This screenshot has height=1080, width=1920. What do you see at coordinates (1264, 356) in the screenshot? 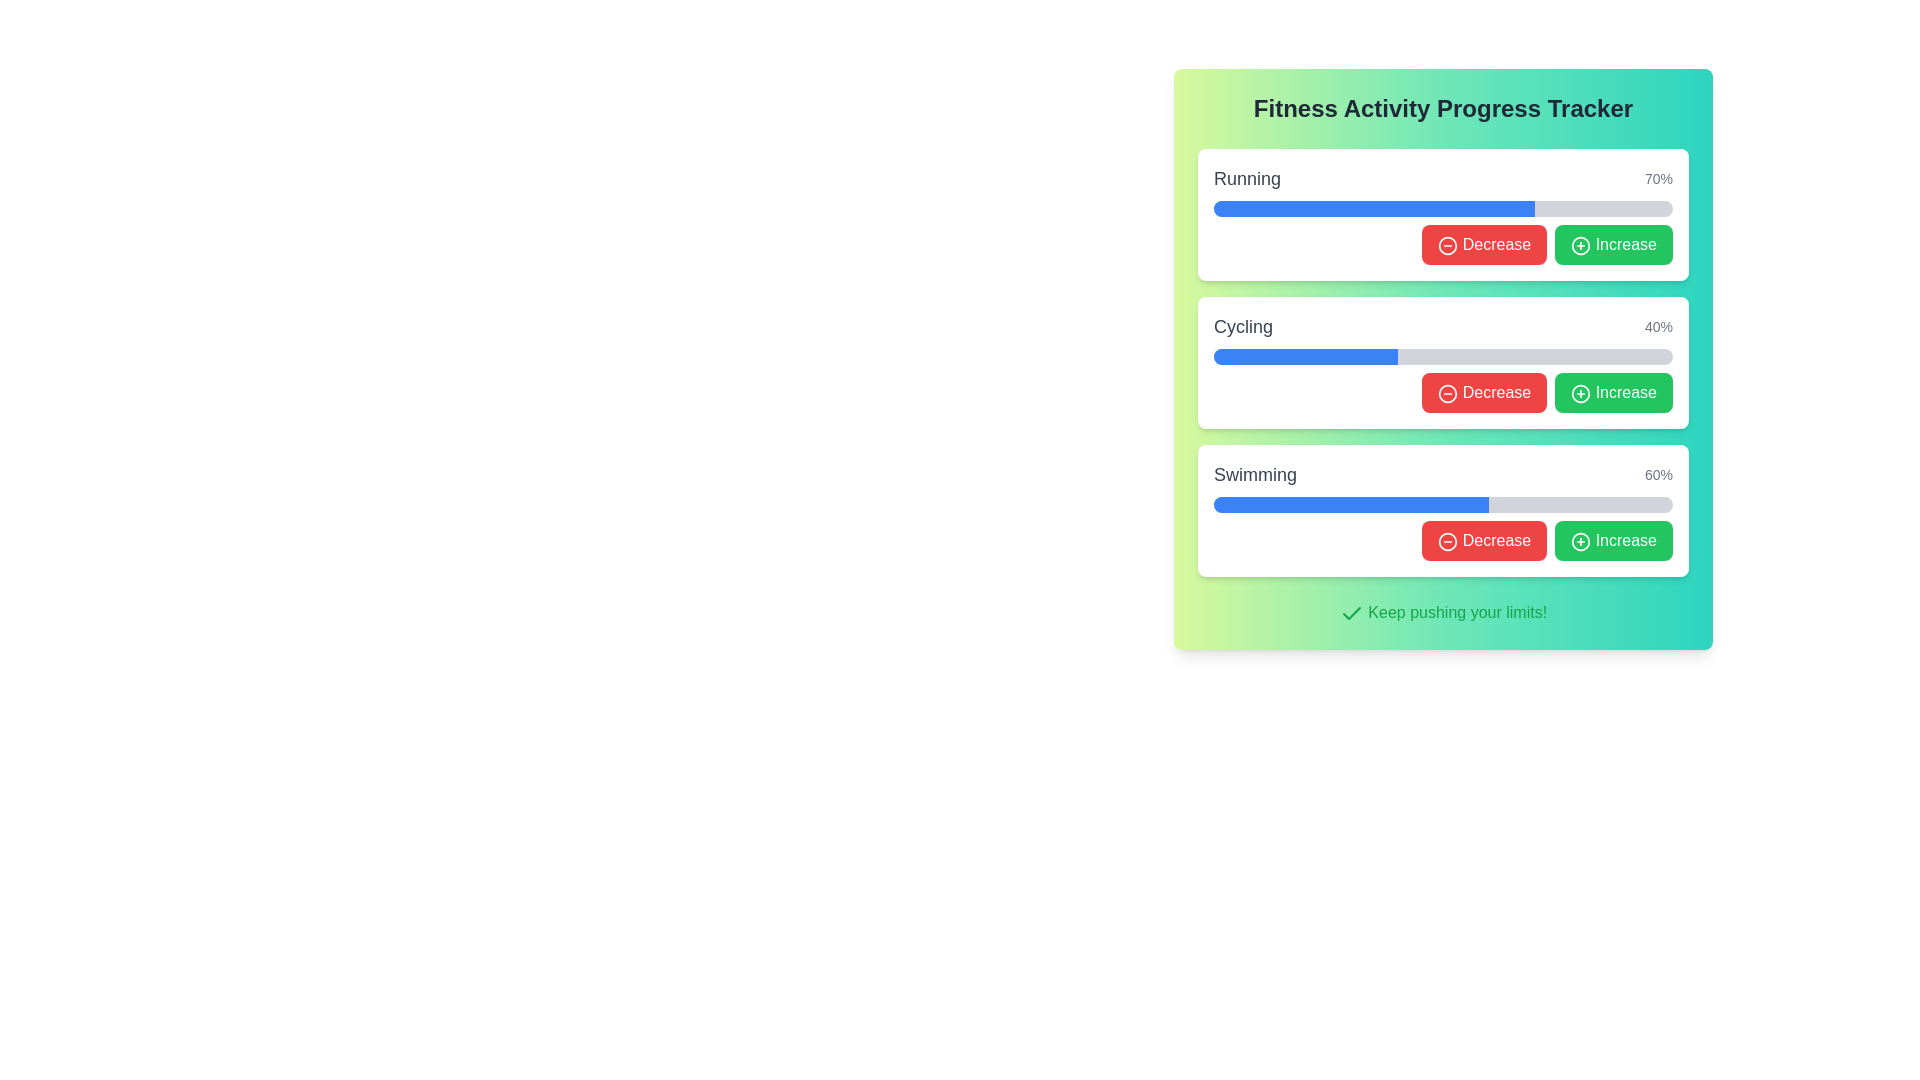
I see `the progress for cycling activity` at bounding box center [1264, 356].